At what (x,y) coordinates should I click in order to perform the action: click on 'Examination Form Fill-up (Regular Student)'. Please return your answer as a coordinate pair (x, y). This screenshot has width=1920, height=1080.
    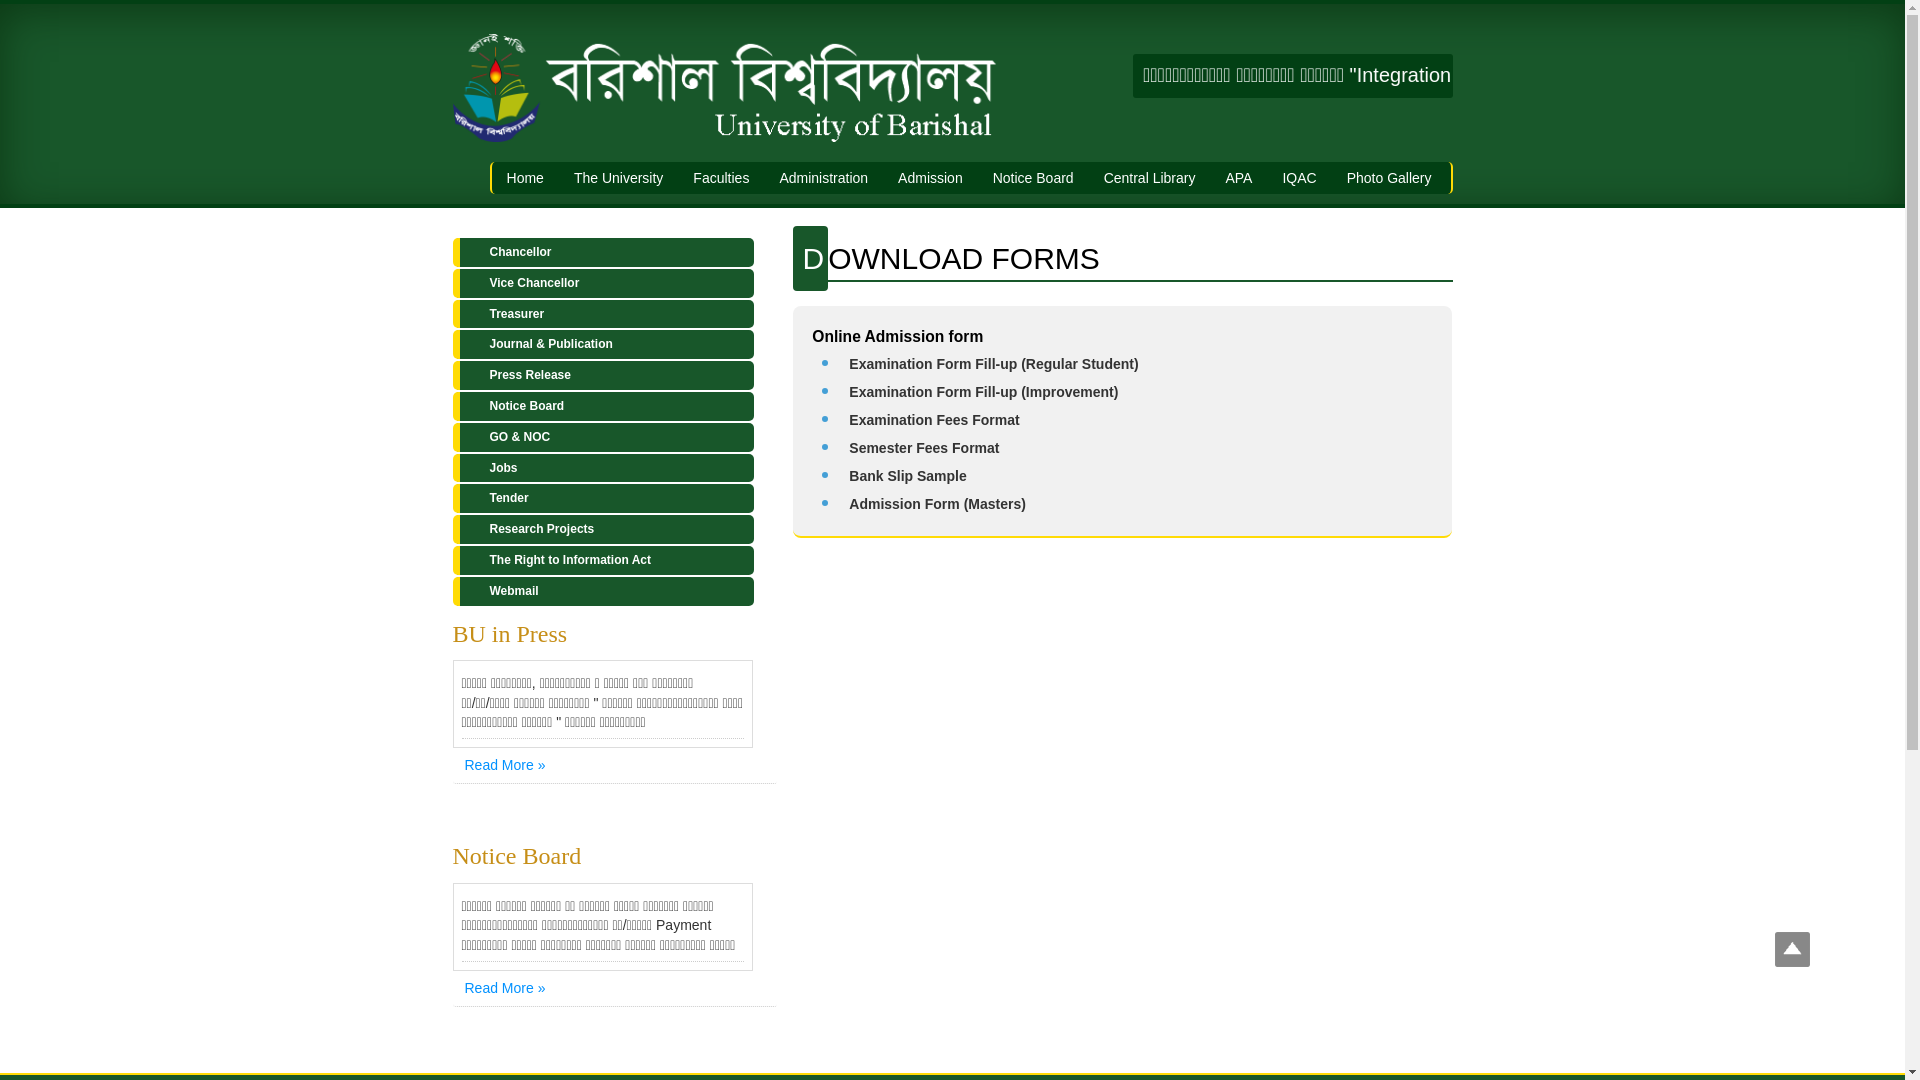
    Looking at the image, I should click on (993, 363).